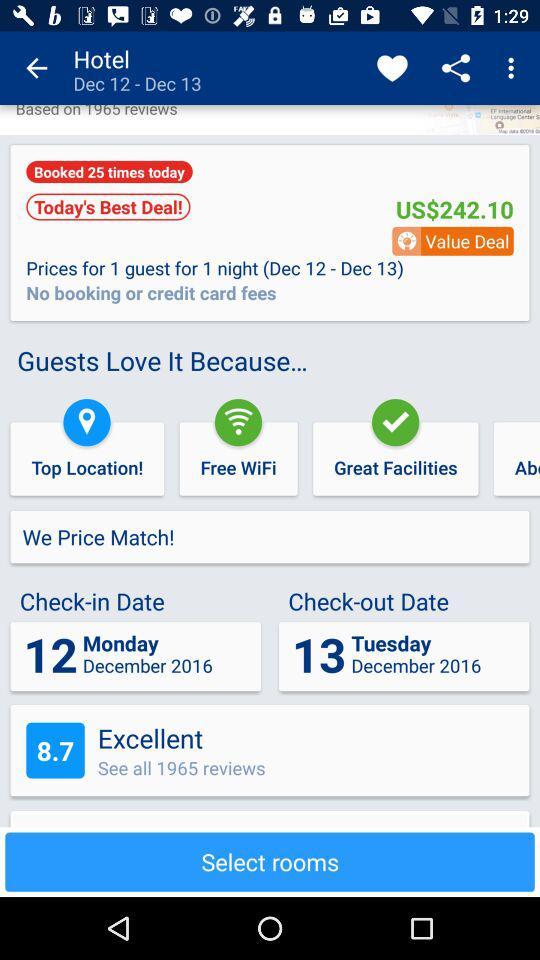  What do you see at coordinates (36, 68) in the screenshot?
I see `the item next to the hotel dec 12 item` at bounding box center [36, 68].